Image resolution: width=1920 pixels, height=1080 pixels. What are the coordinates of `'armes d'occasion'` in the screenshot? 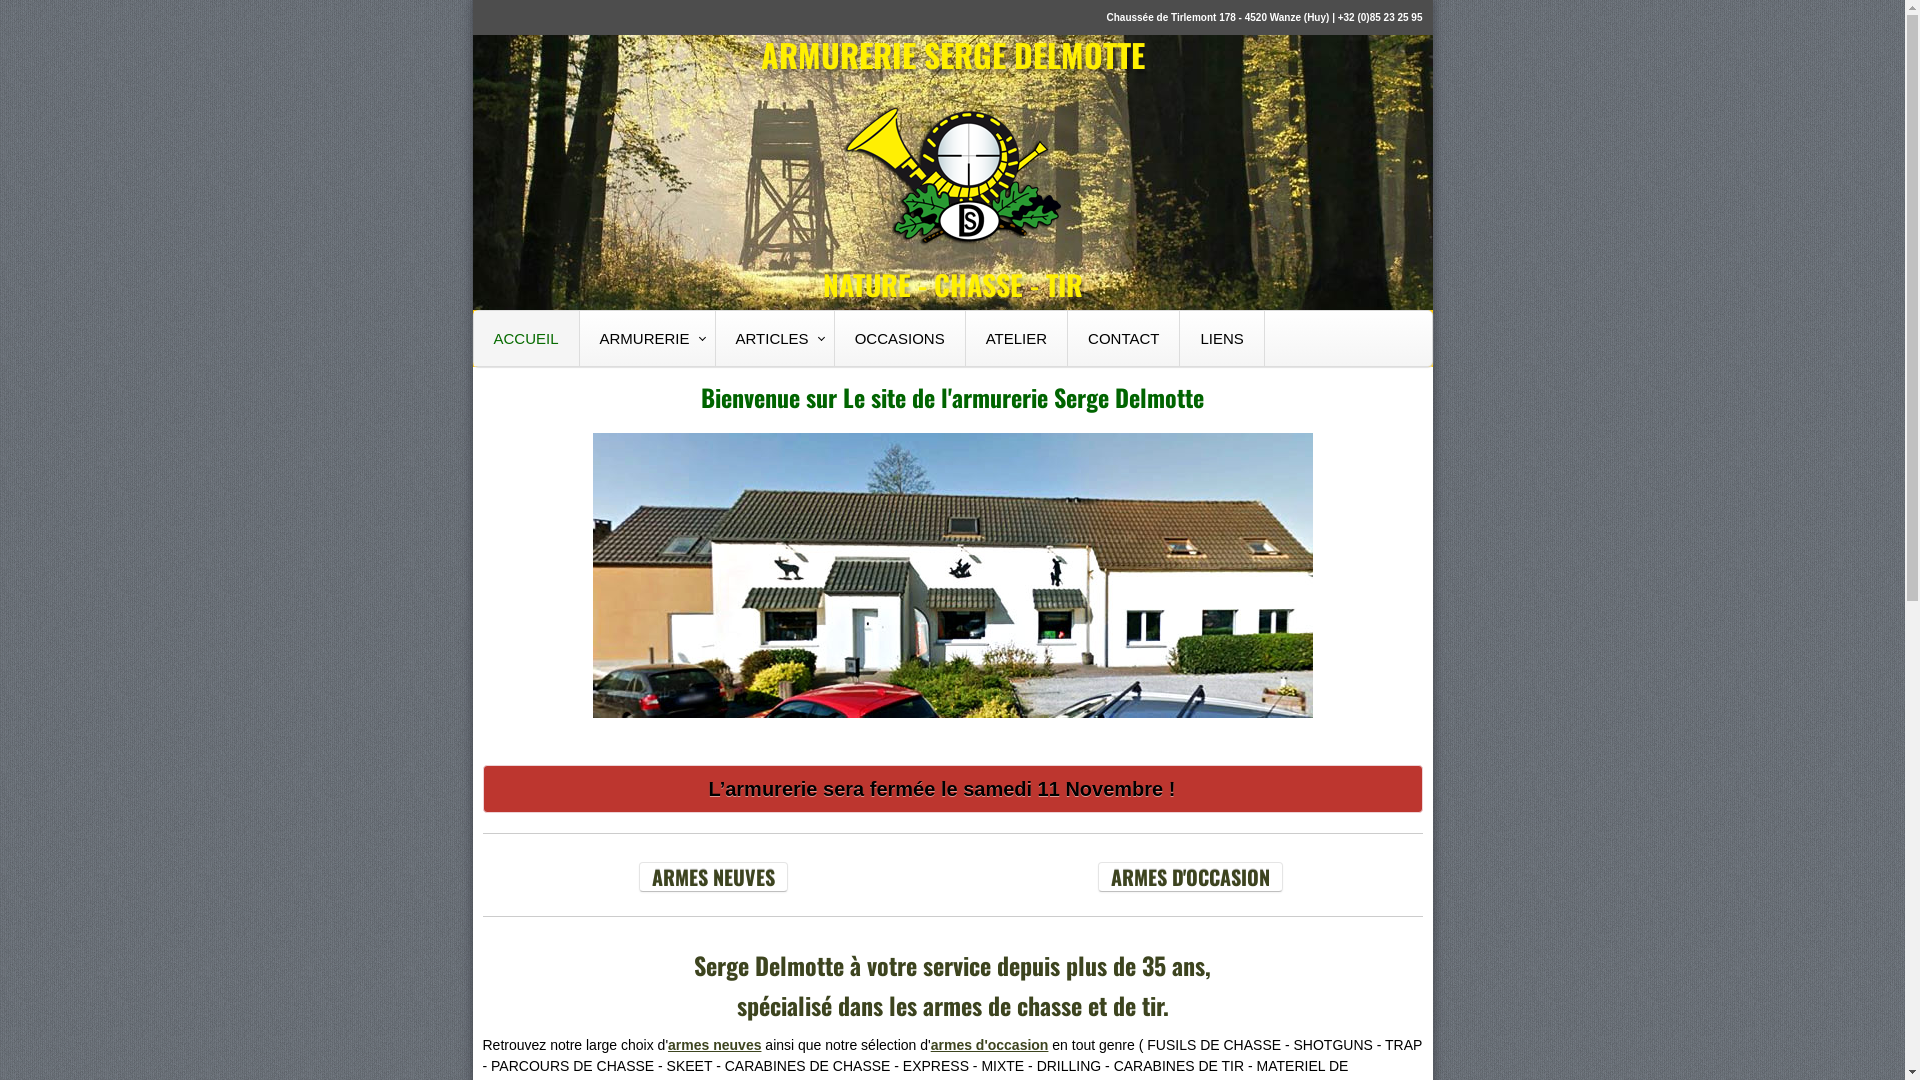 It's located at (930, 1044).